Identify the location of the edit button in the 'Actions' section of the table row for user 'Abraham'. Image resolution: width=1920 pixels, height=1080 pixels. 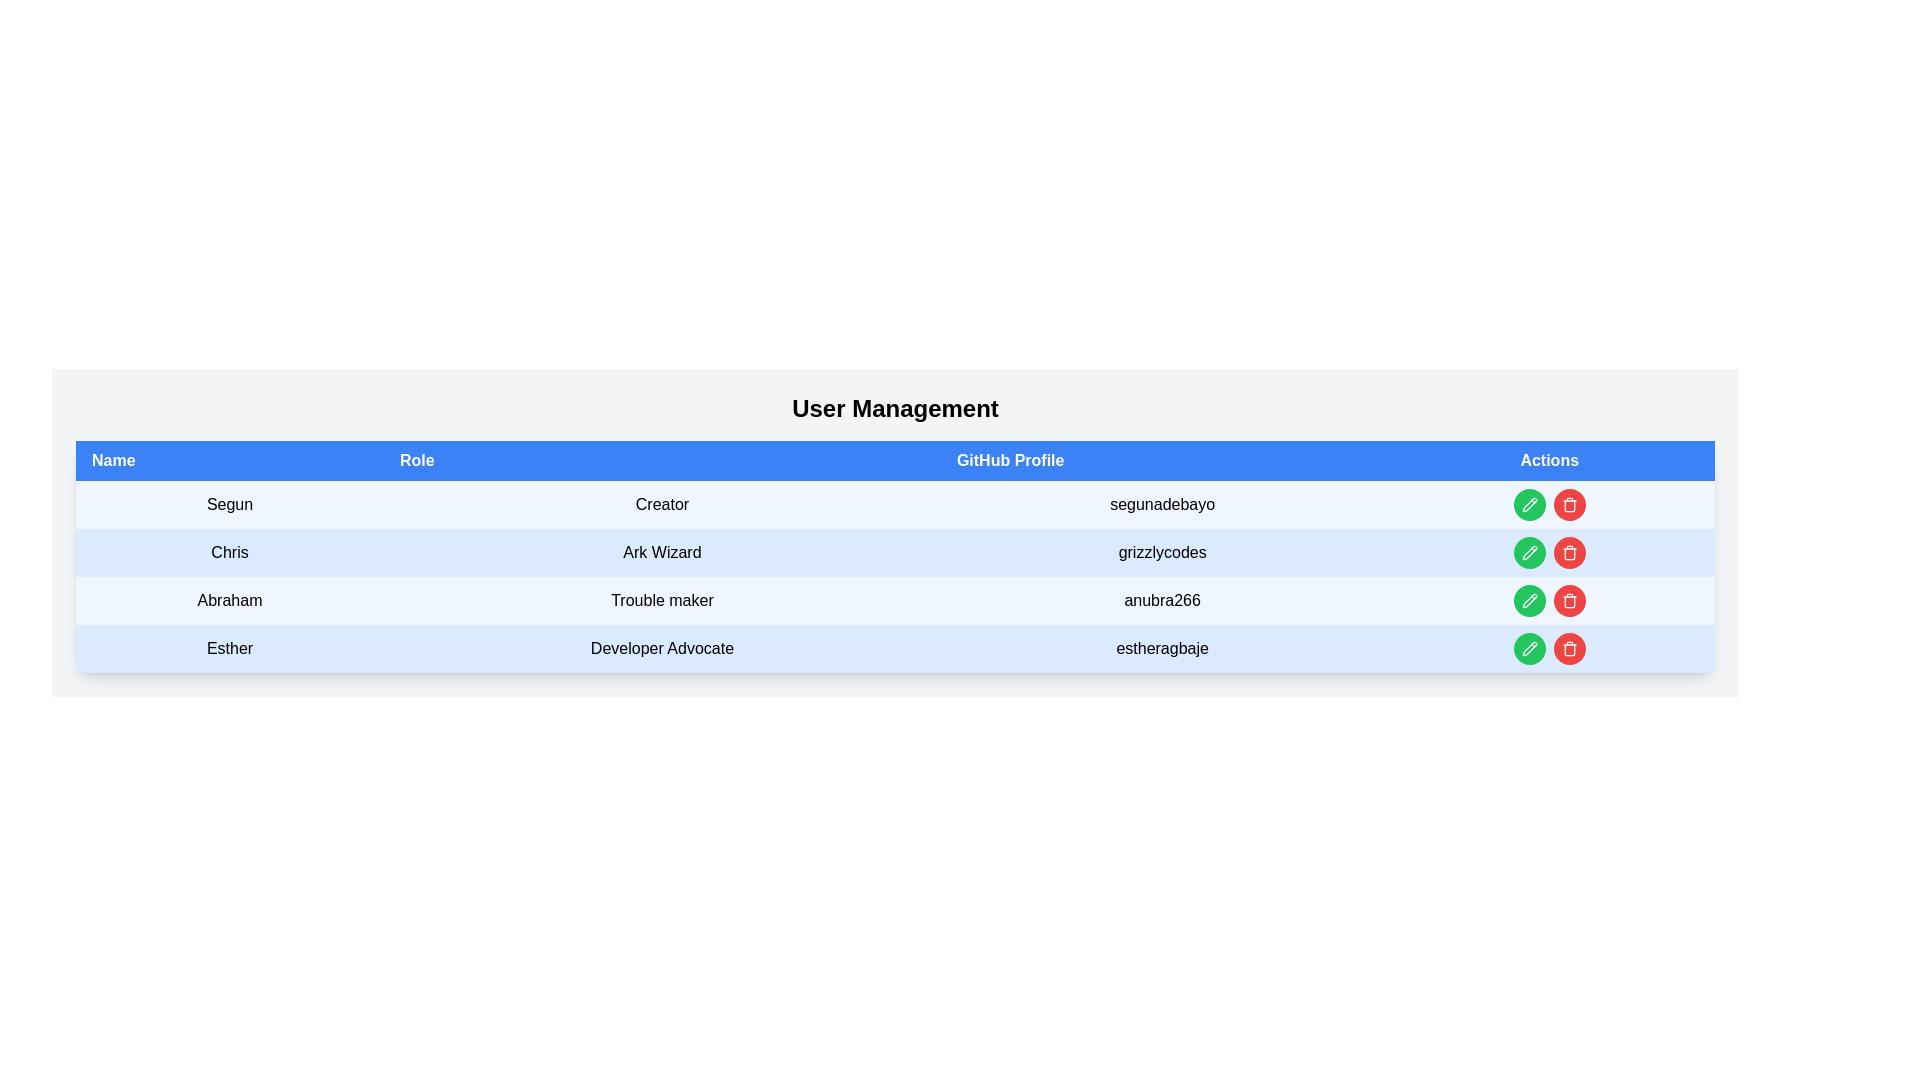
(1528, 600).